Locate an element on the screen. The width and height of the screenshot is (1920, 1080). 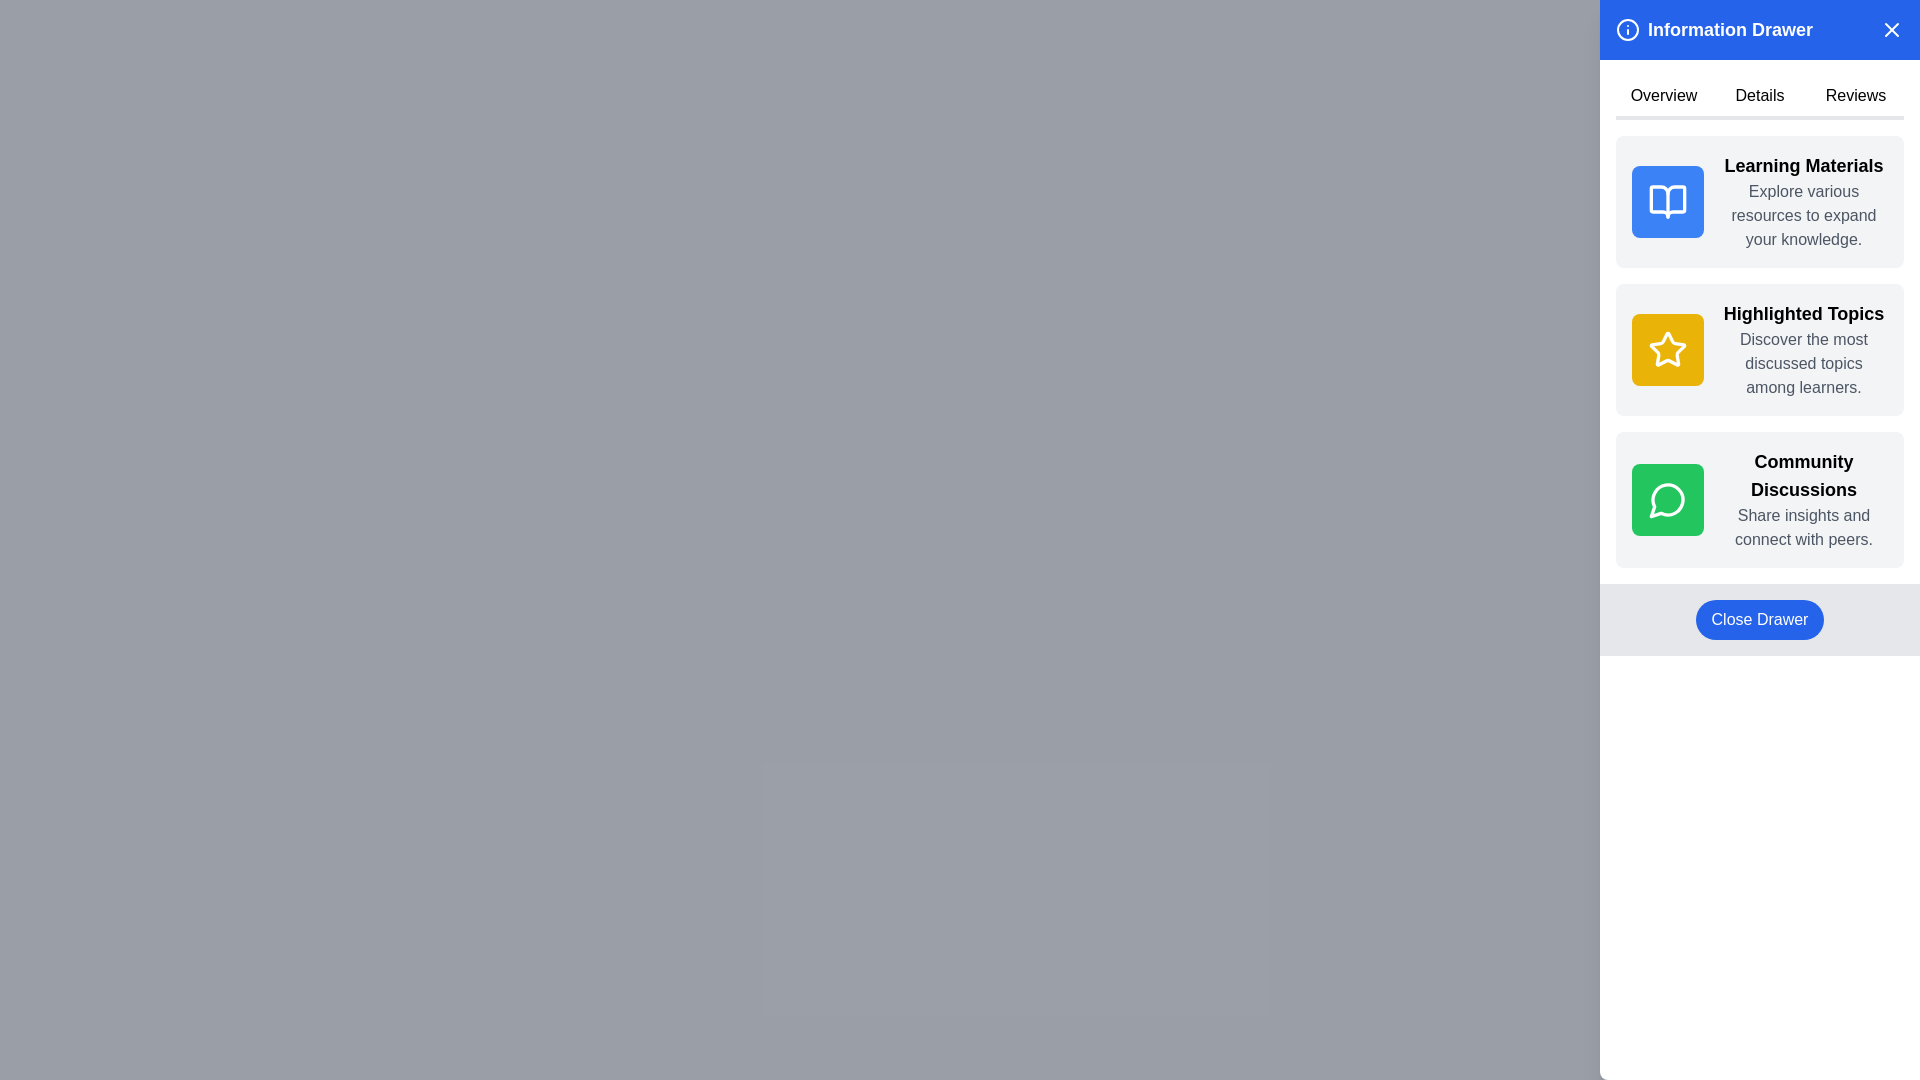
the red 'X' button on the blue header bar is located at coordinates (1890, 30).